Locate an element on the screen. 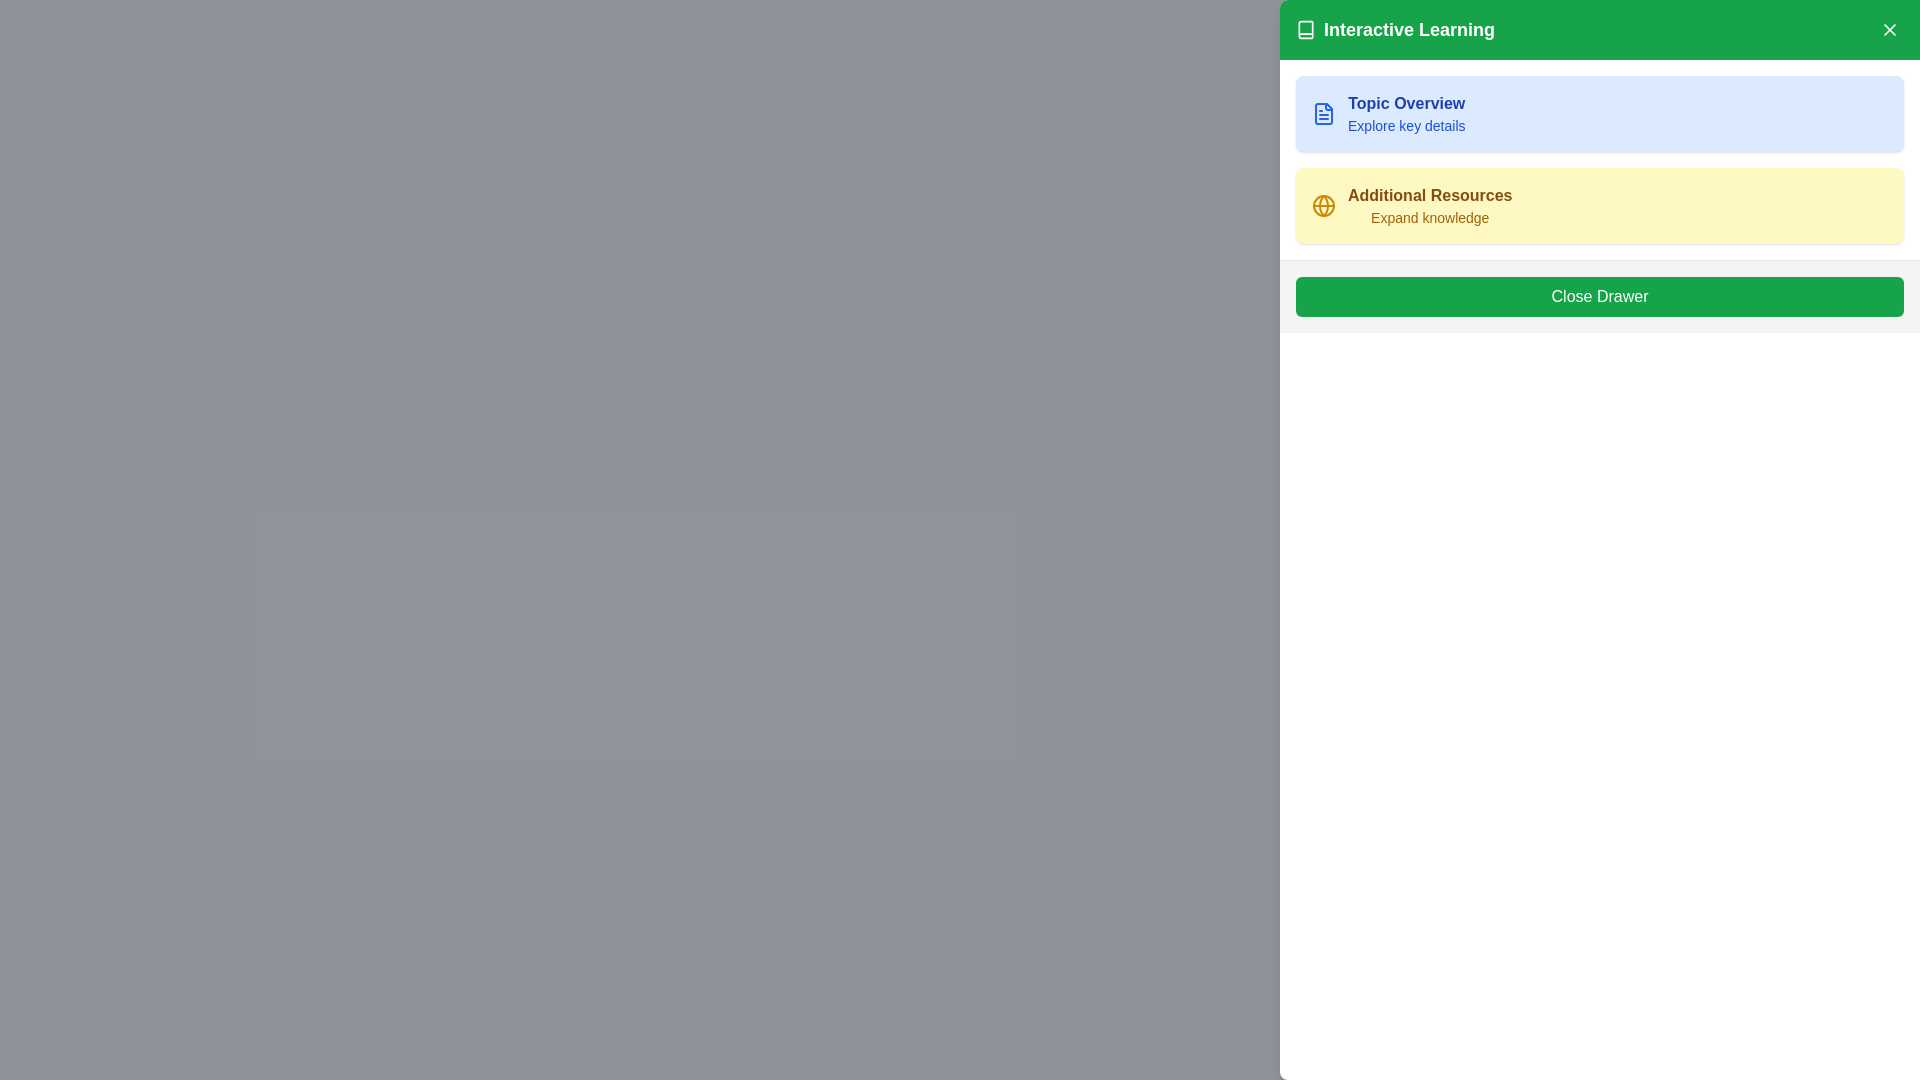 Image resolution: width=1920 pixels, height=1080 pixels. the globe icon with a yellow color scheme, featuring horizontal and vertical stripes, located within the light yellow box labeled 'Additional Resources' is located at coordinates (1324, 205).